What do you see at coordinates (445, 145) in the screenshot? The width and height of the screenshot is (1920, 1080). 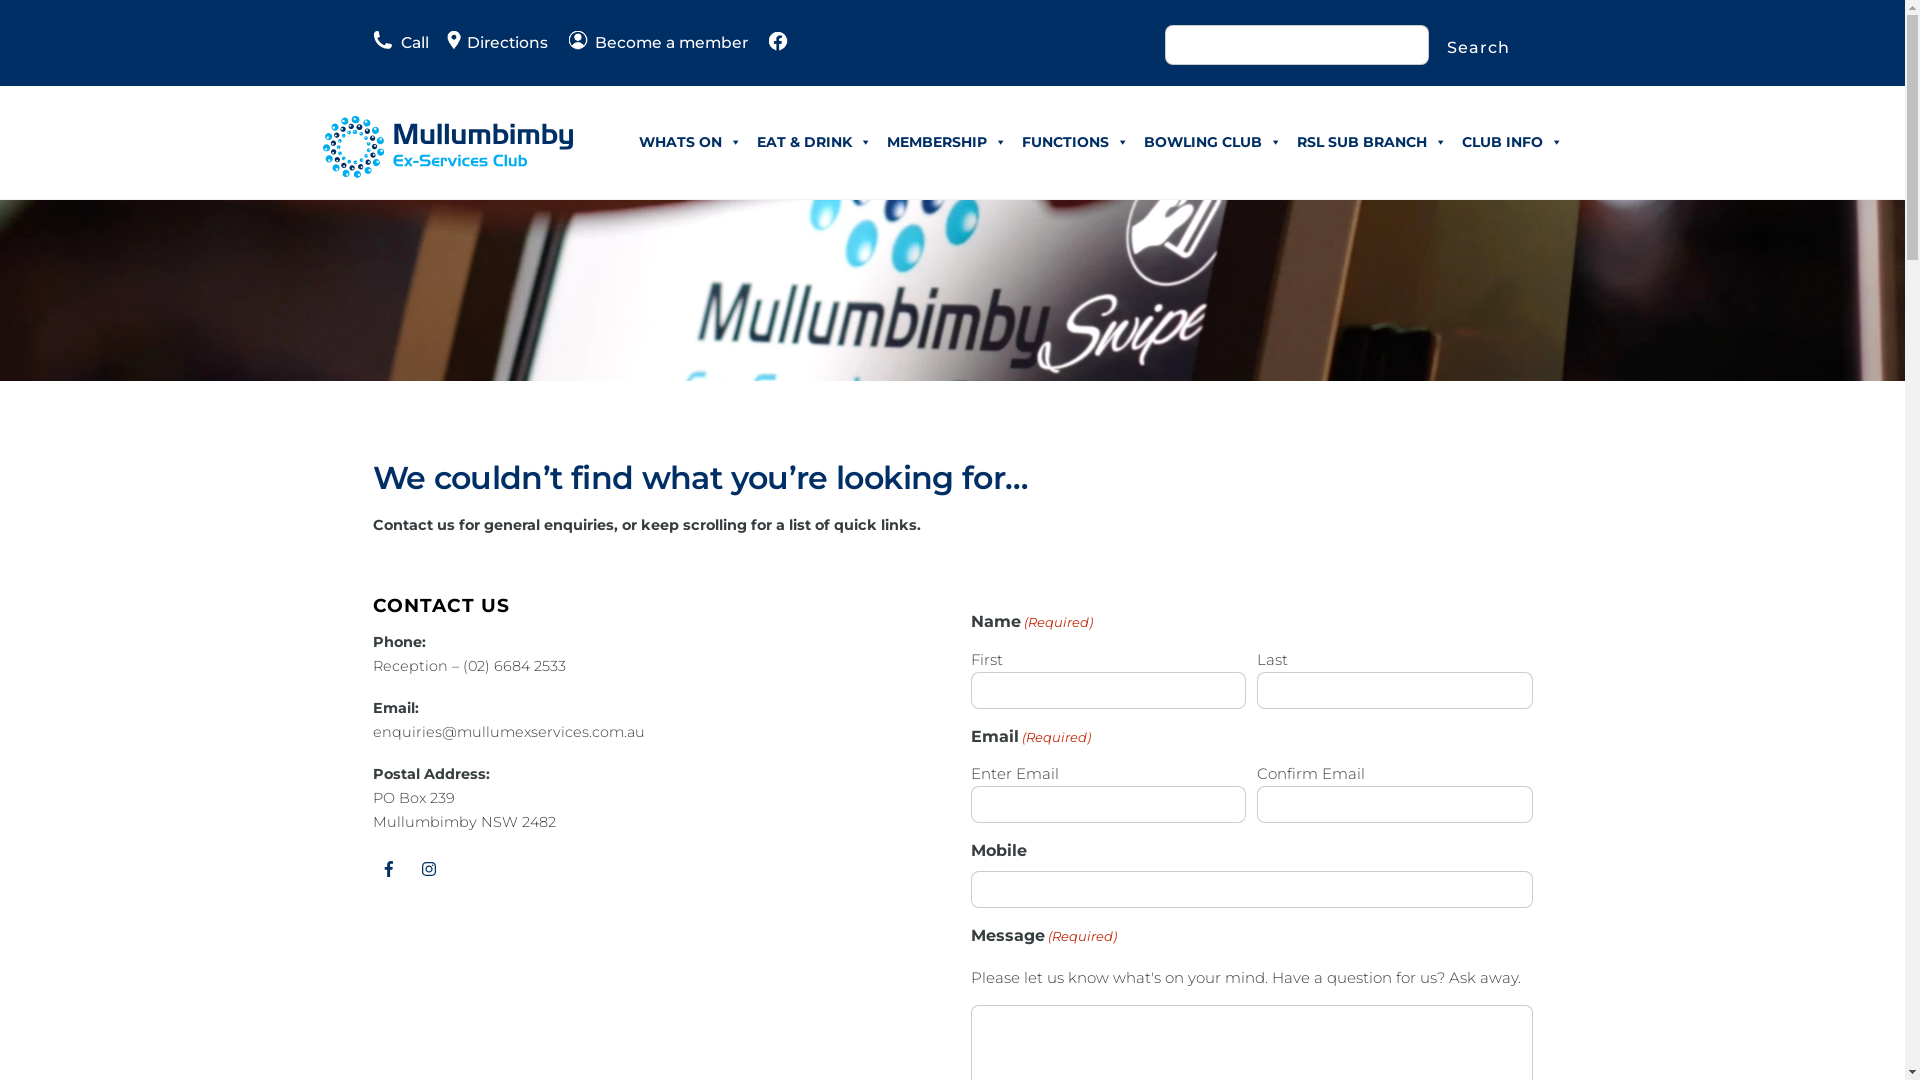 I see `'club logo_dark blue & light blue'` at bounding box center [445, 145].